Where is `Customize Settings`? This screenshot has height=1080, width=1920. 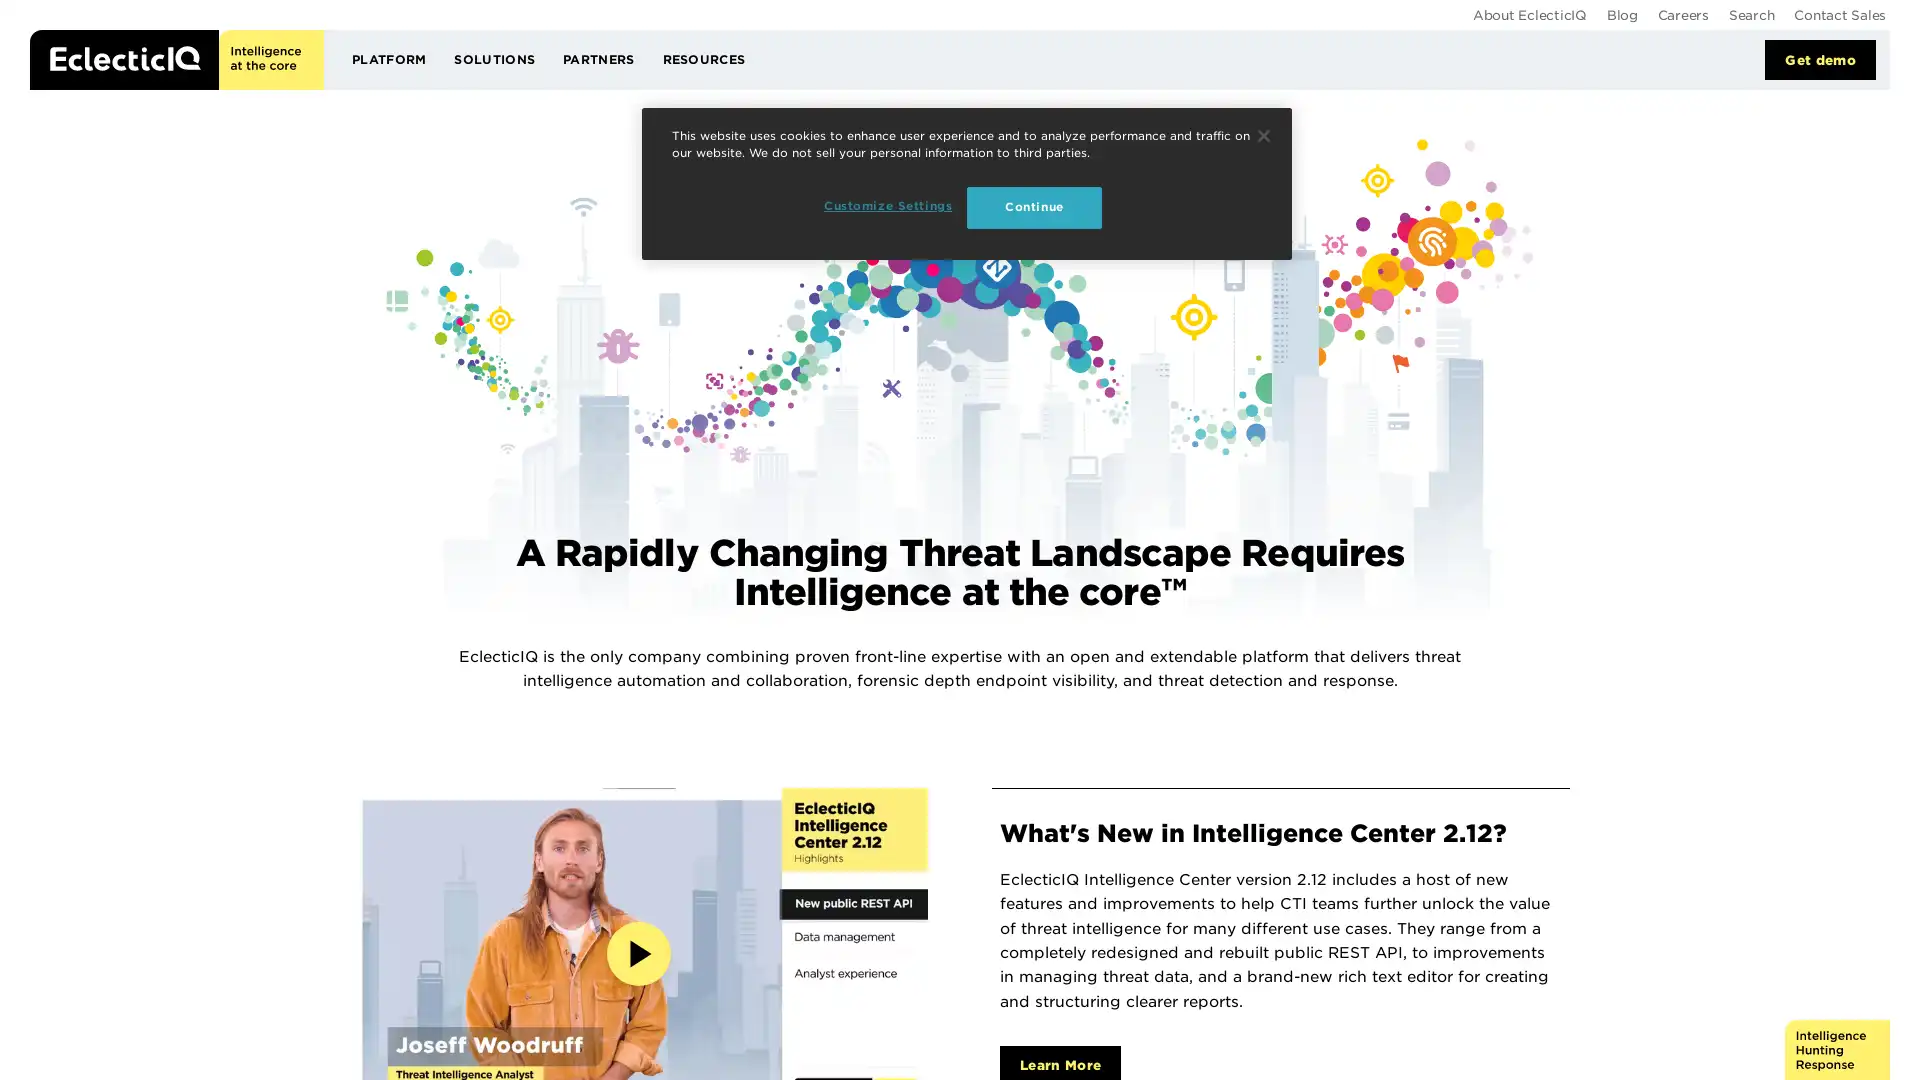 Customize Settings is located at coordinates (886, 207).